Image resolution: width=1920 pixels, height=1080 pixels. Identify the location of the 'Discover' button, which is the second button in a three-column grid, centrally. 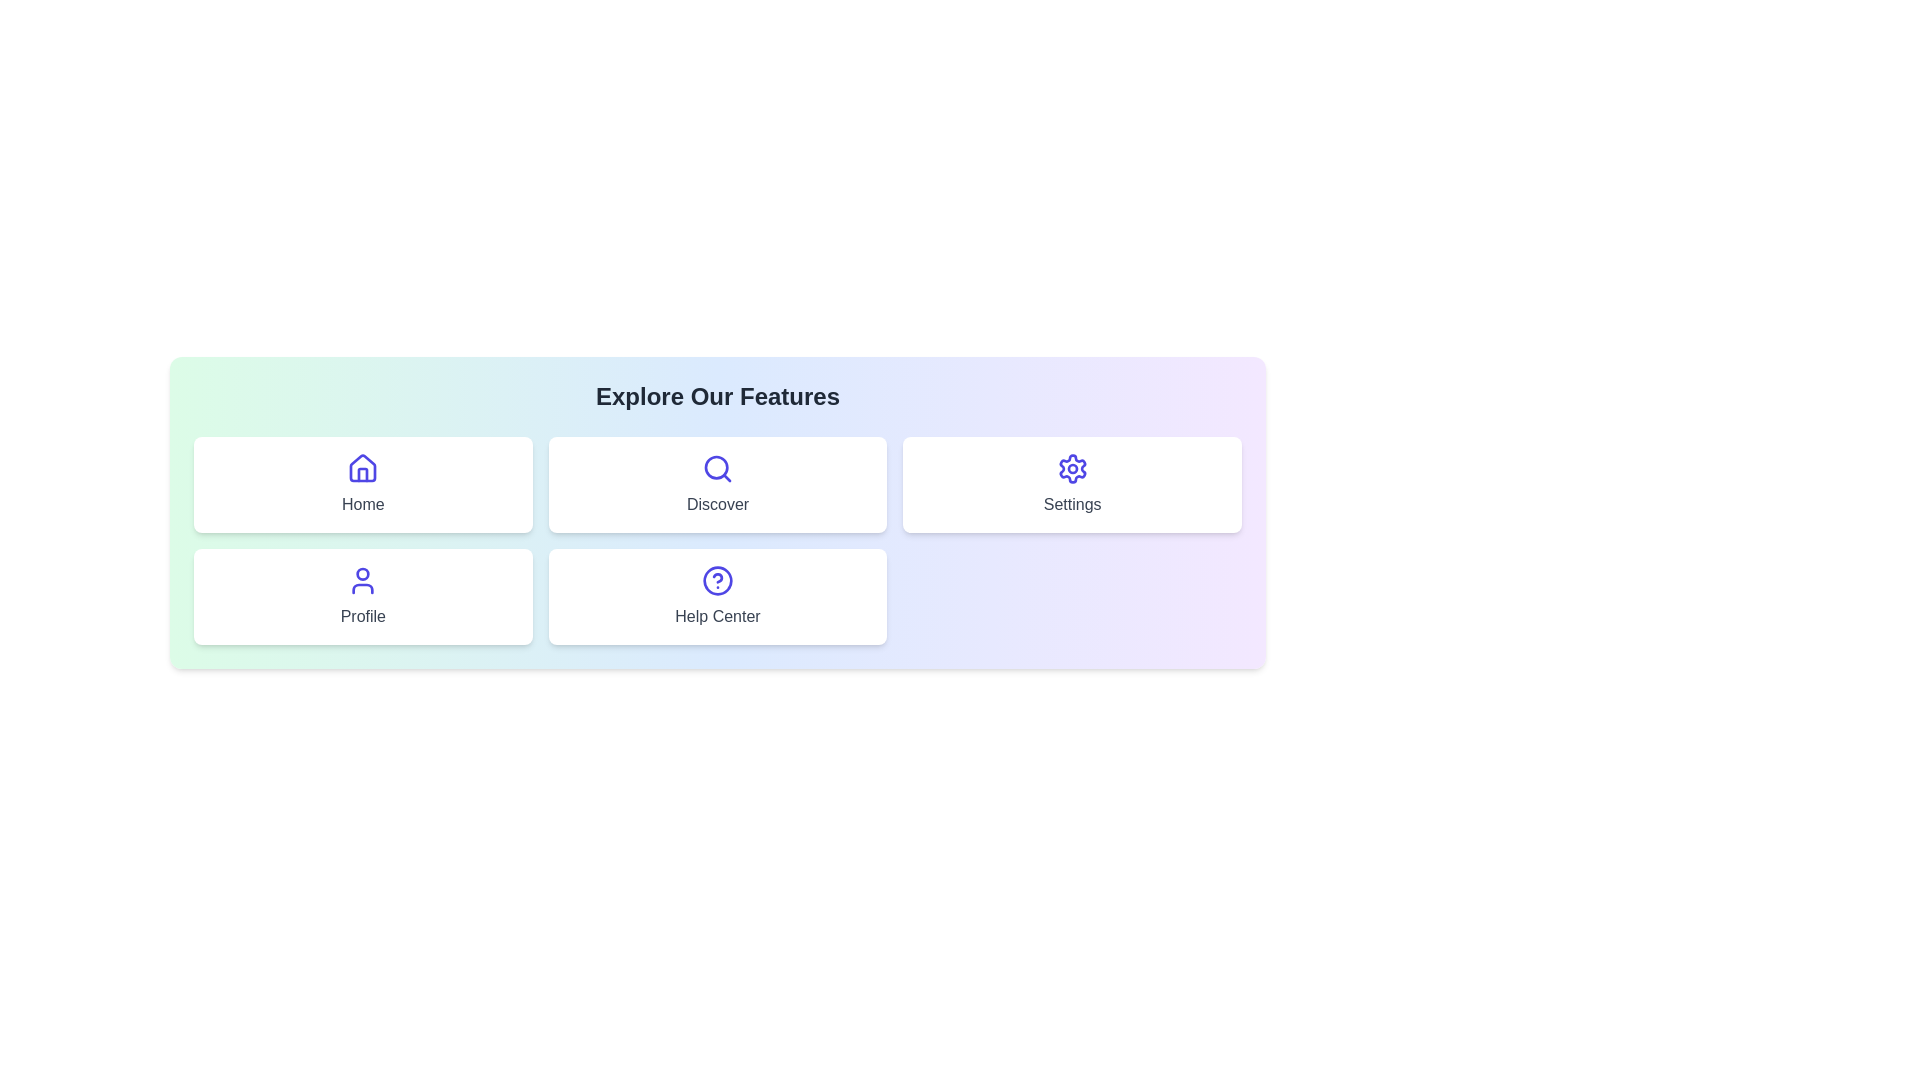
(718, 485).